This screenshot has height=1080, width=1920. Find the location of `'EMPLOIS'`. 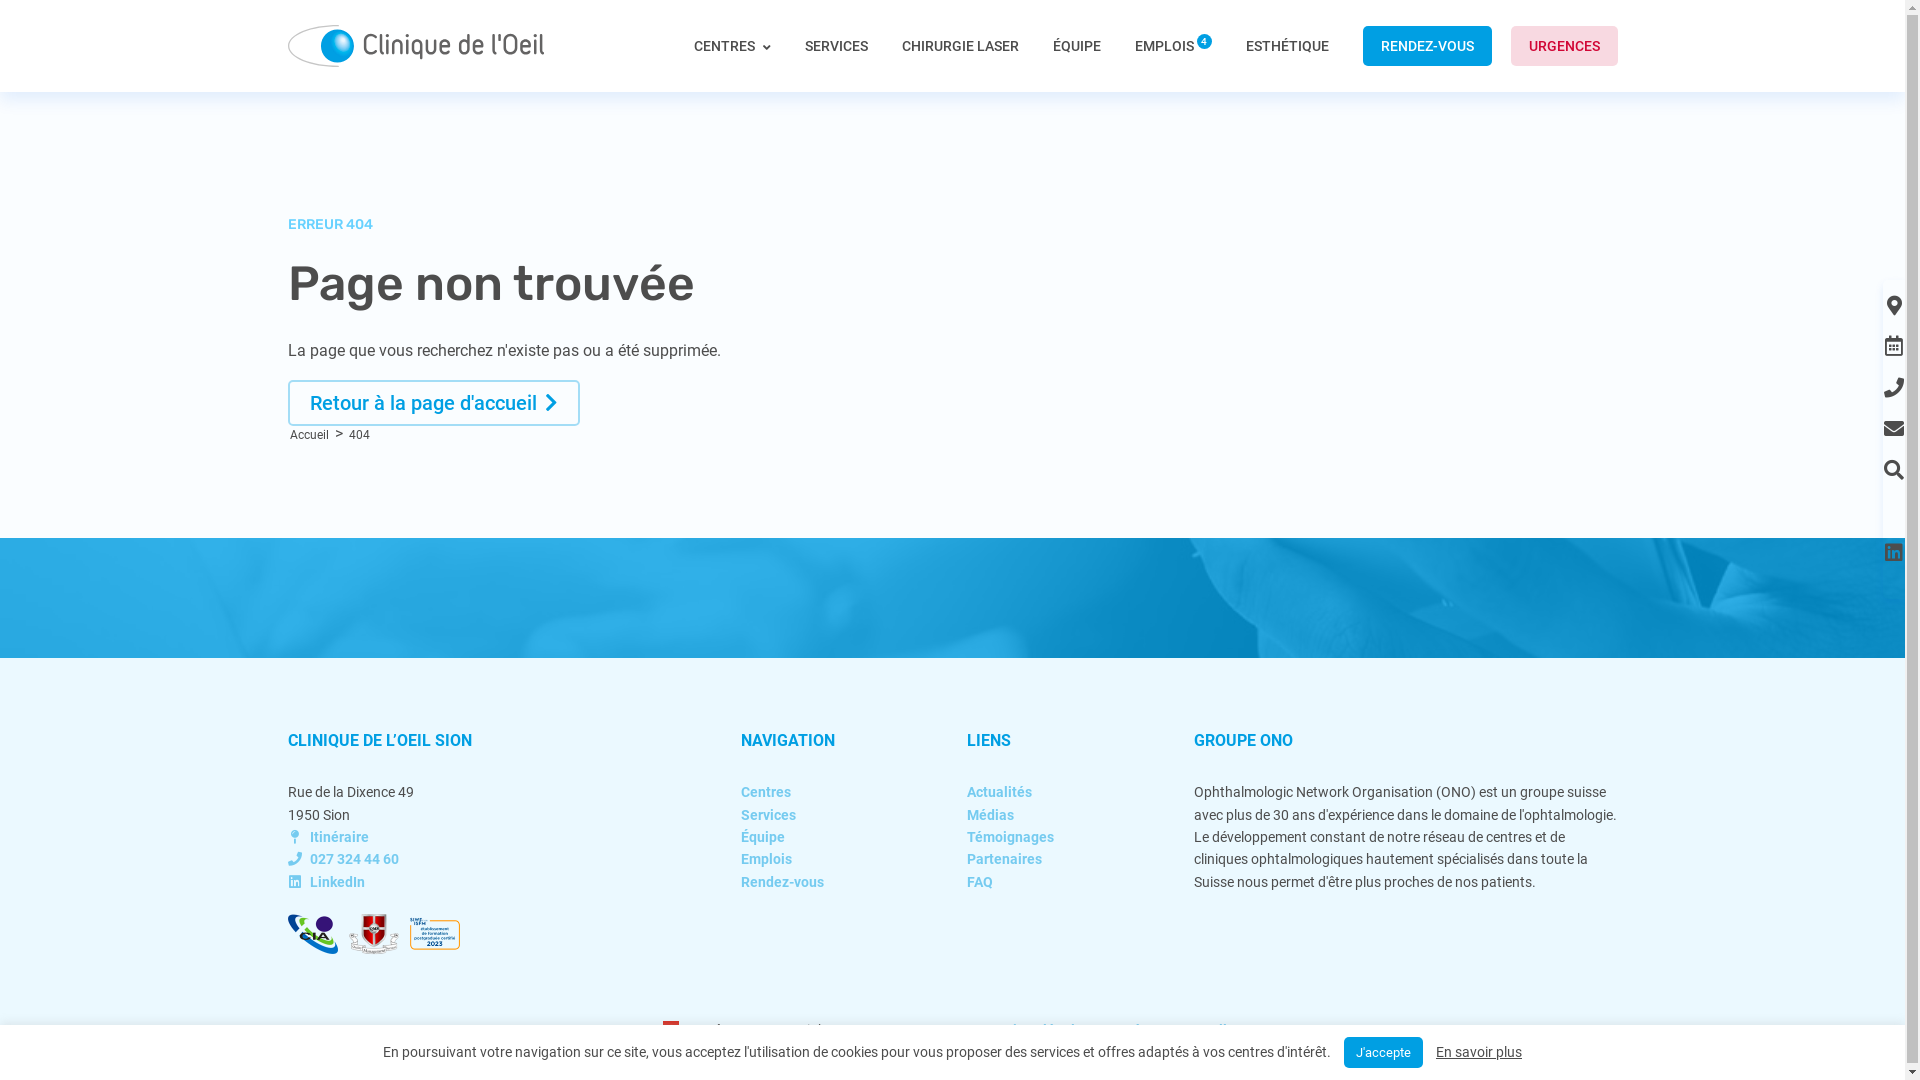

'EMPLOIS' is located at coordinates (1172, 45).